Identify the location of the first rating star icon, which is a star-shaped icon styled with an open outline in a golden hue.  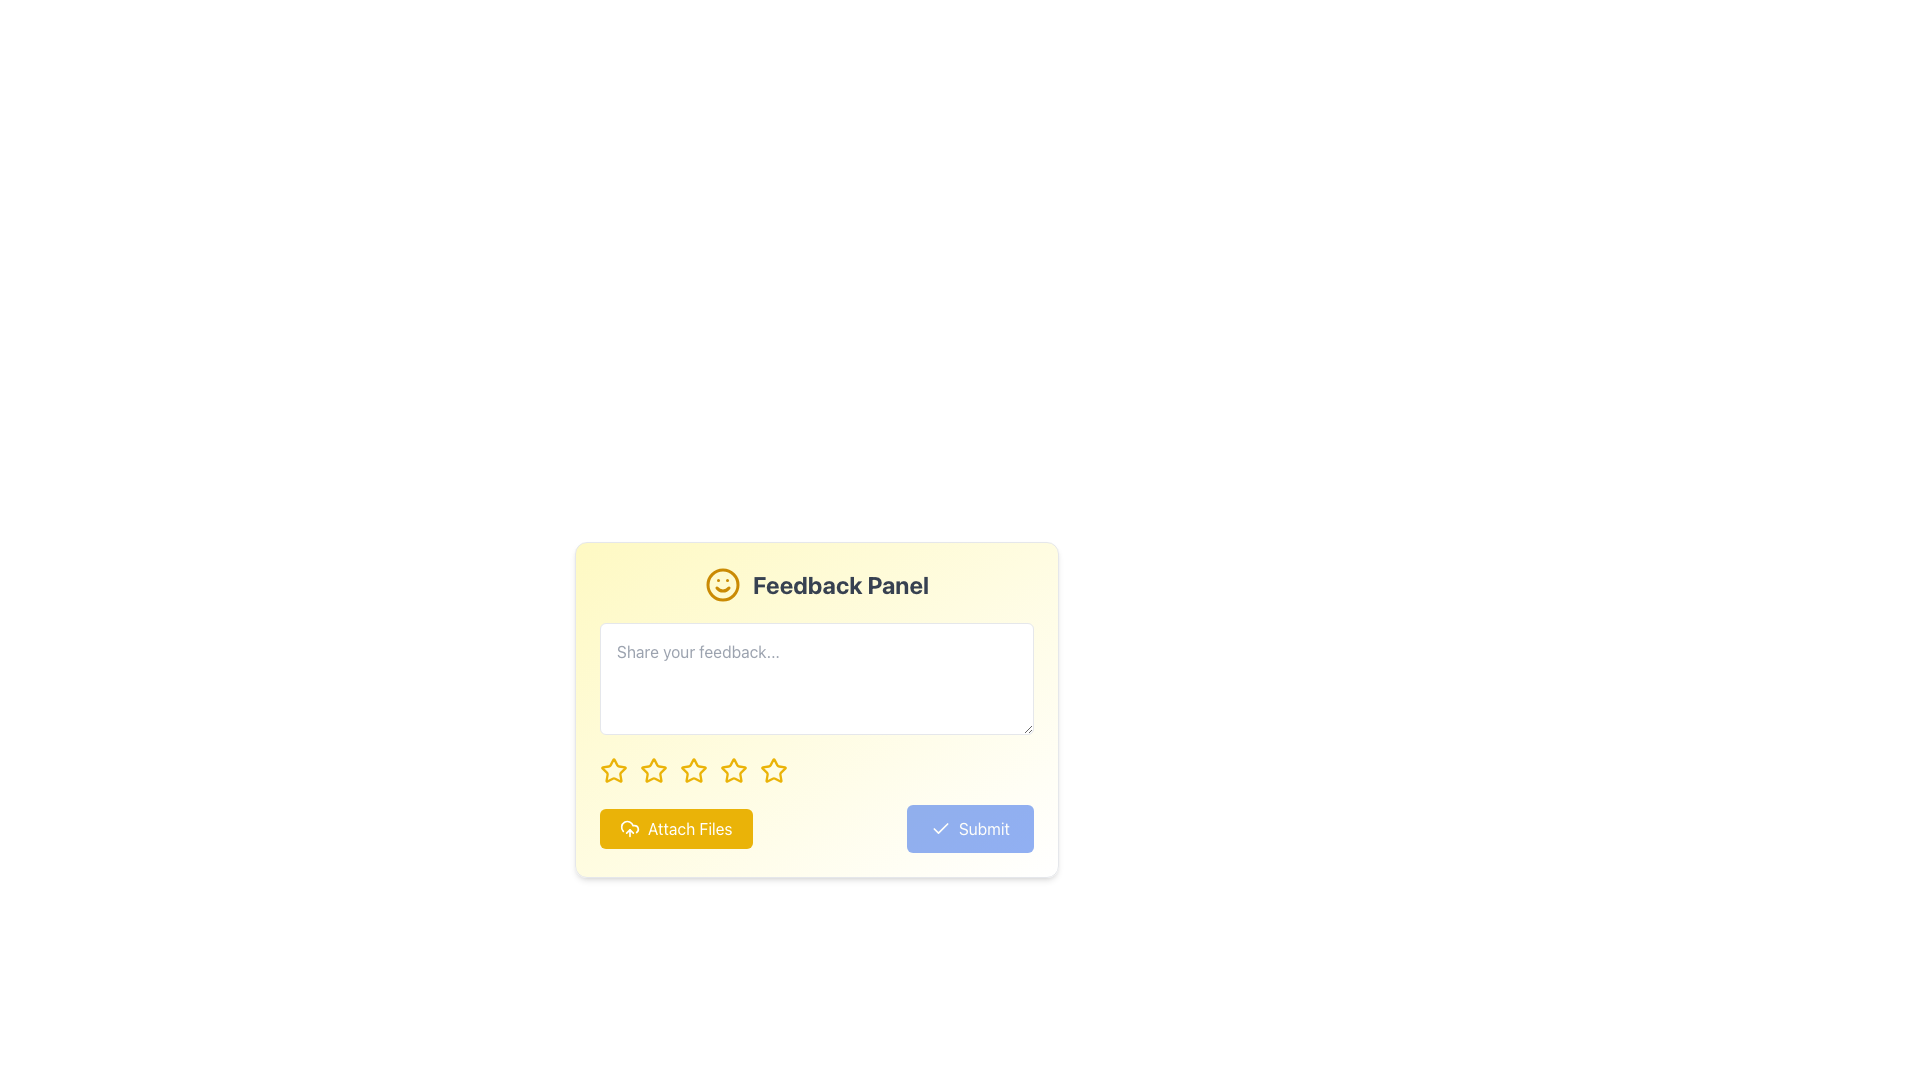
(613, 769).